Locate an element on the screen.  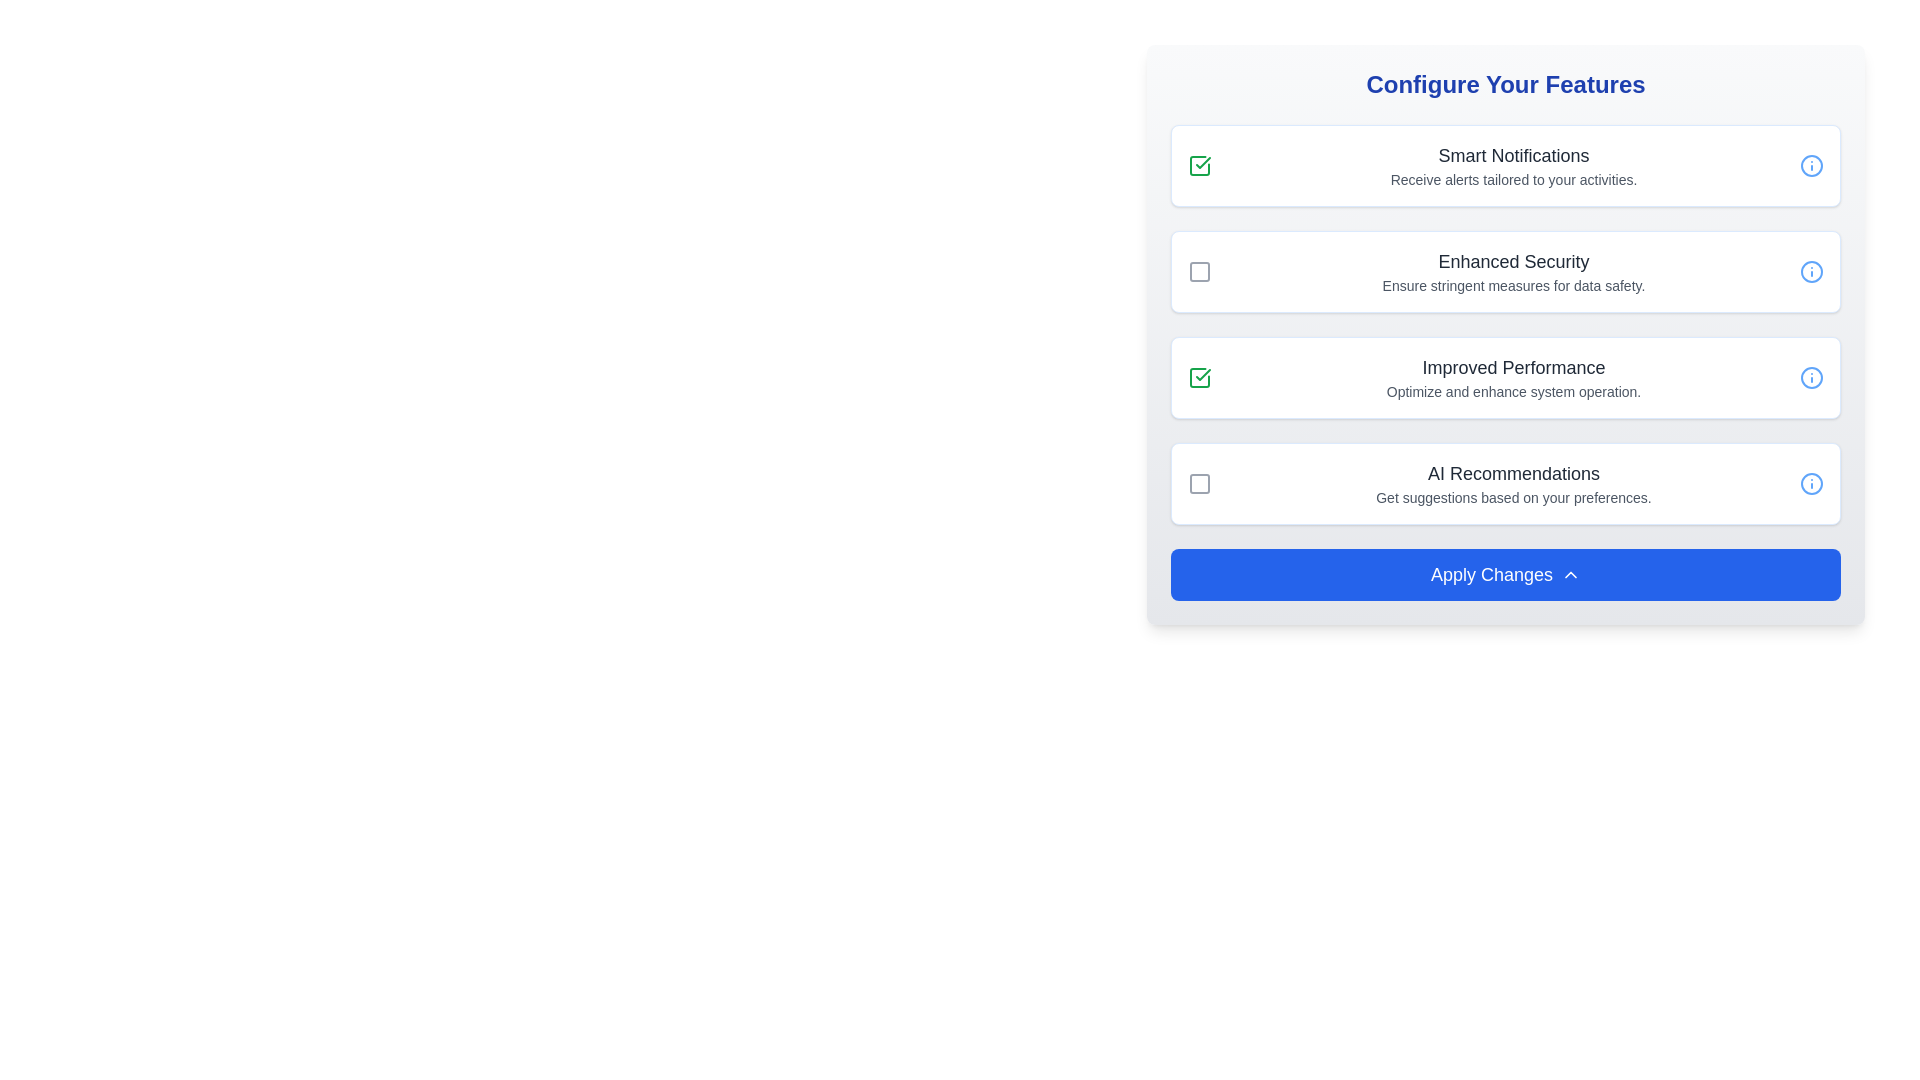
the 'Smart Notifications' title text label, which is located above the descriptive text in the feature configuration list is located at coordinates (1513, 154).